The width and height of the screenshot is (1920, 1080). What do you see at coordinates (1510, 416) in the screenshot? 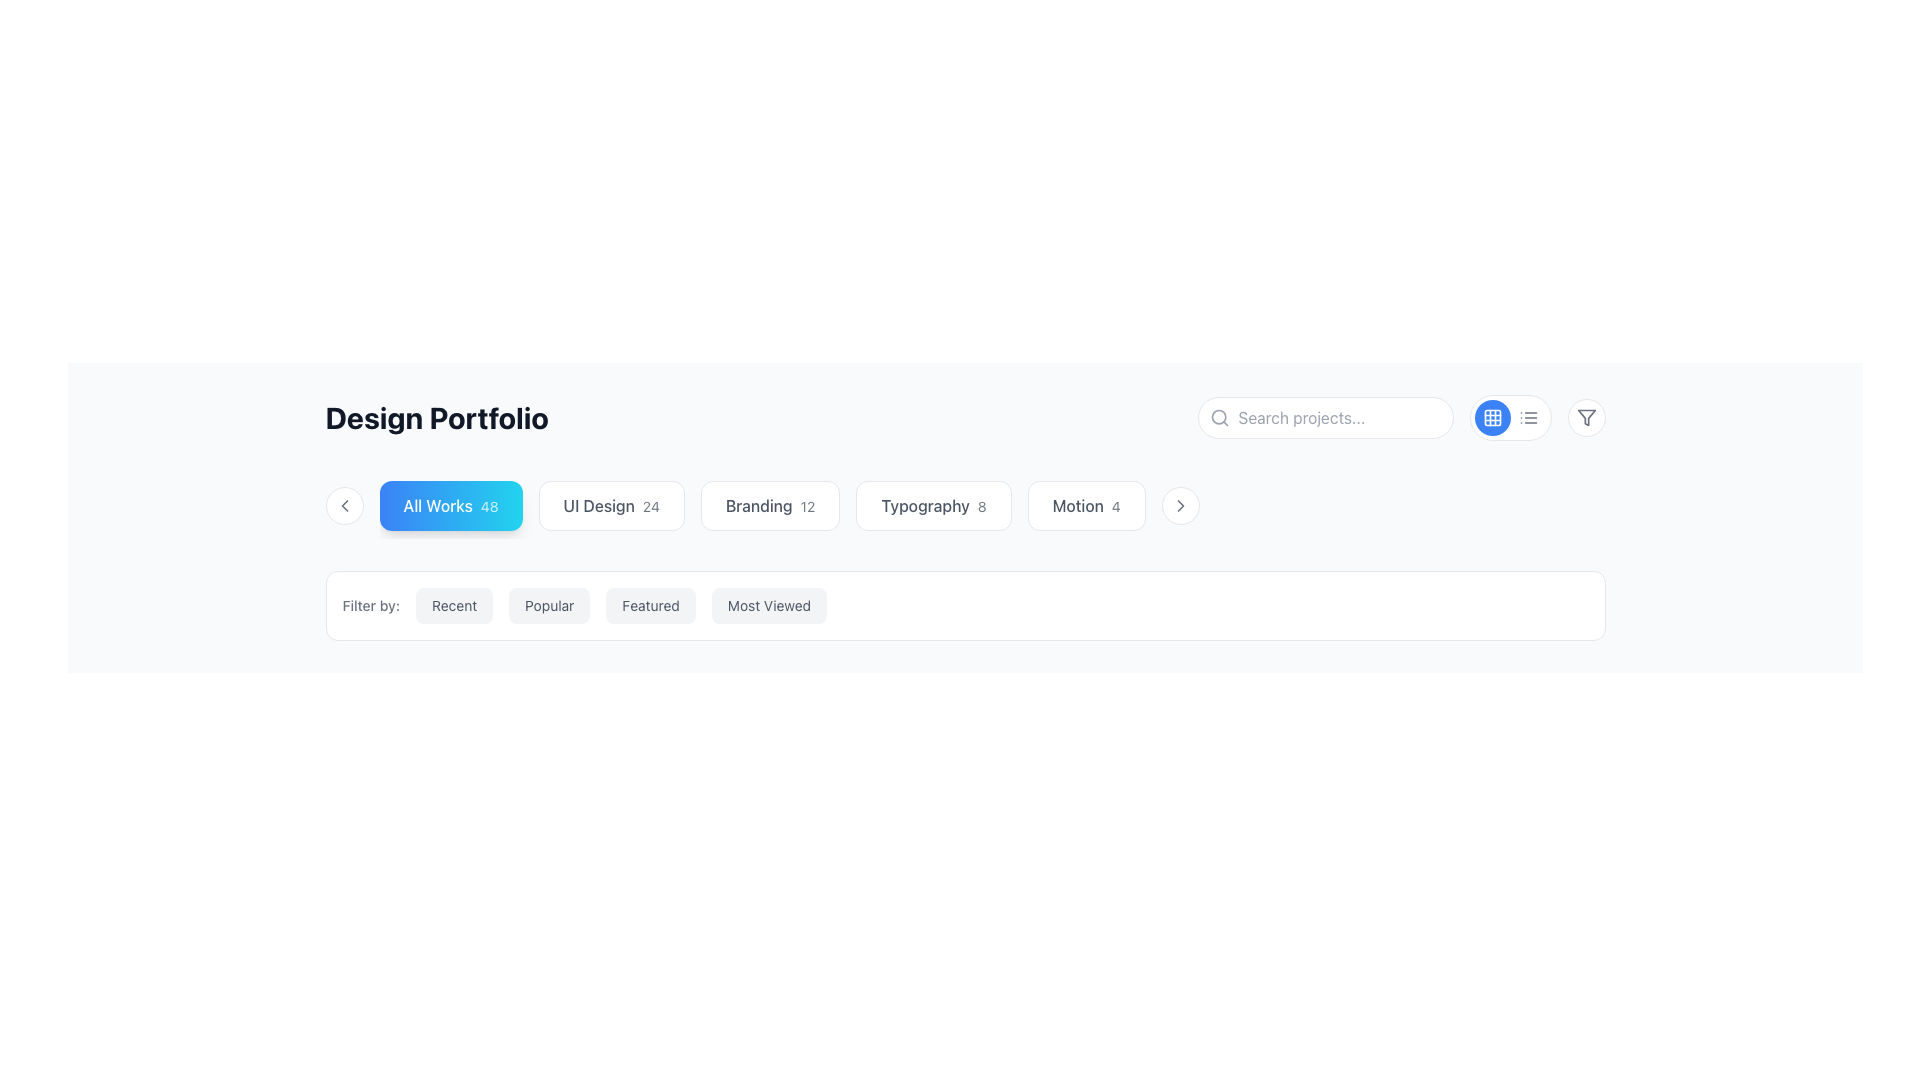
I see `the circular blue button with a white grid layout icon, which is the first in a group of two toggle buttons for layout selection located to the right of the search bar` at bounding box center [1510, 416].